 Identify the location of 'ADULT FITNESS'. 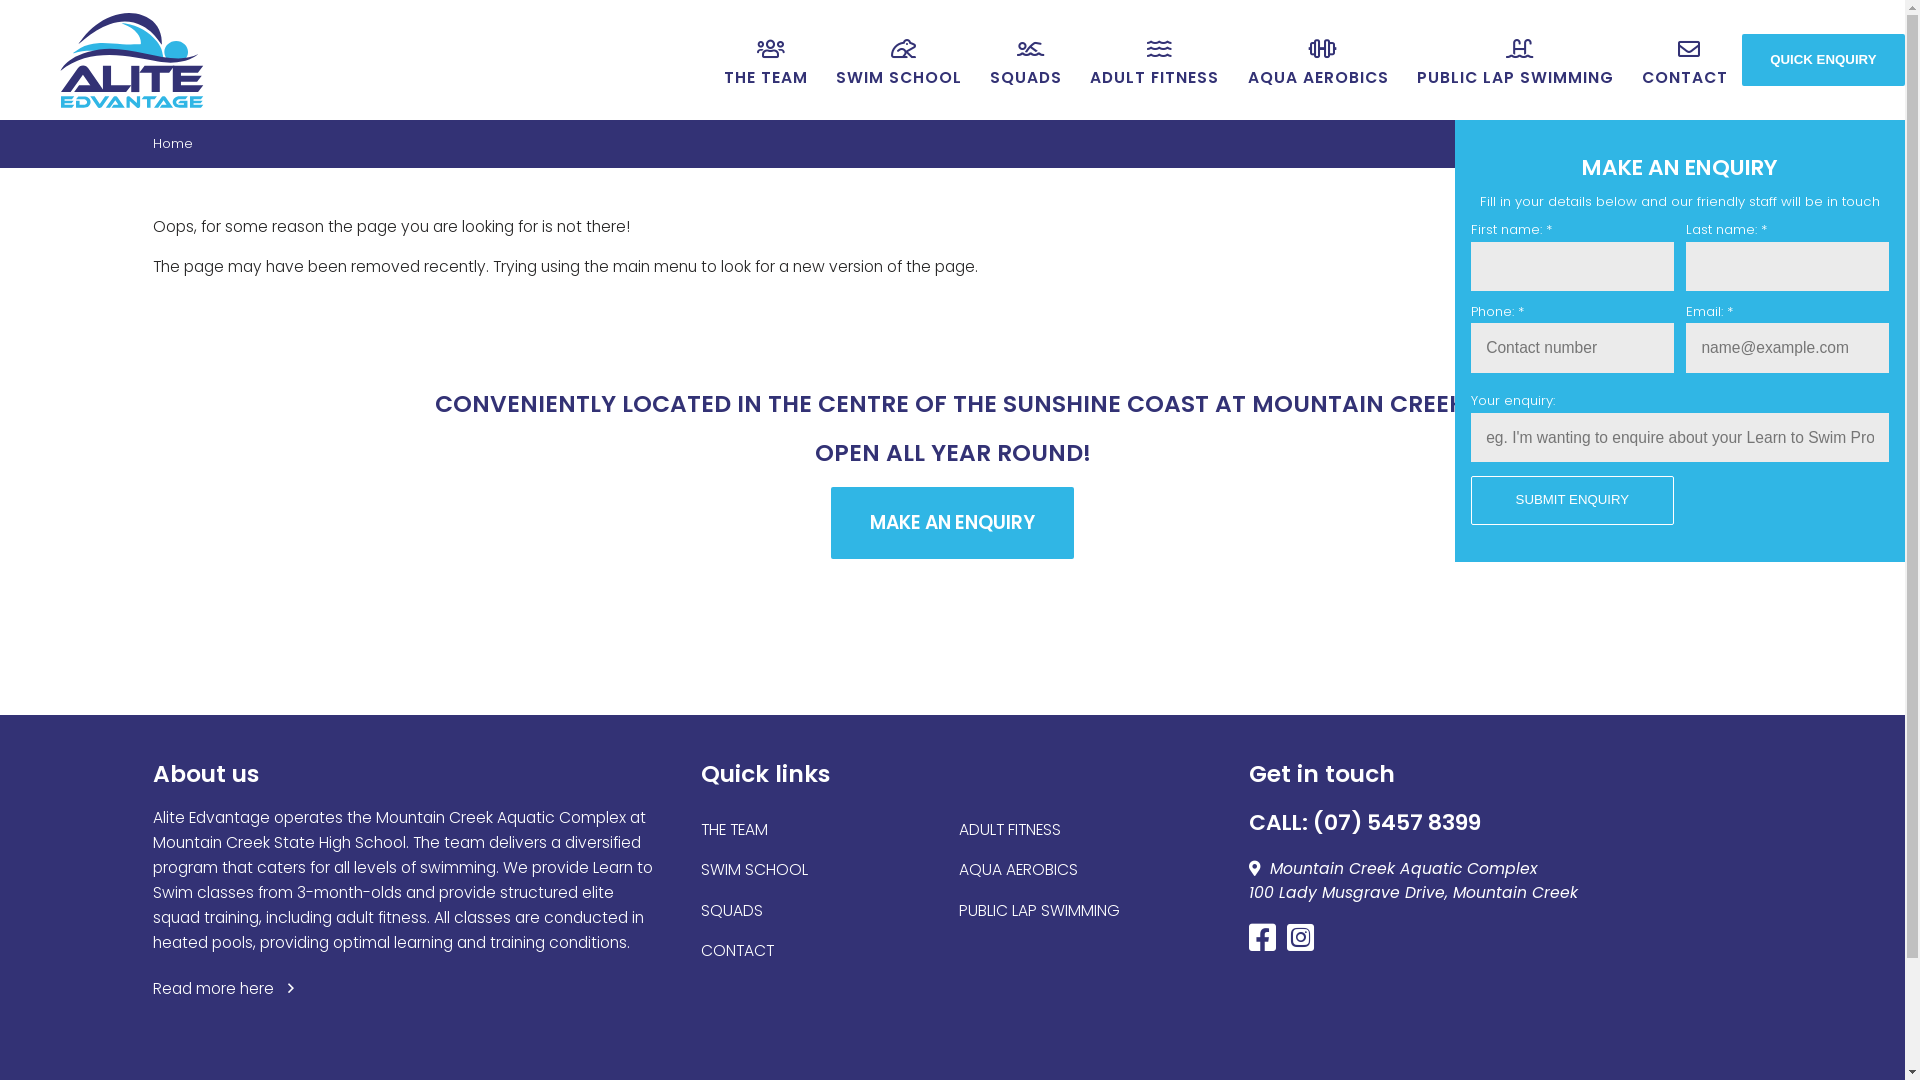
(958, 829).